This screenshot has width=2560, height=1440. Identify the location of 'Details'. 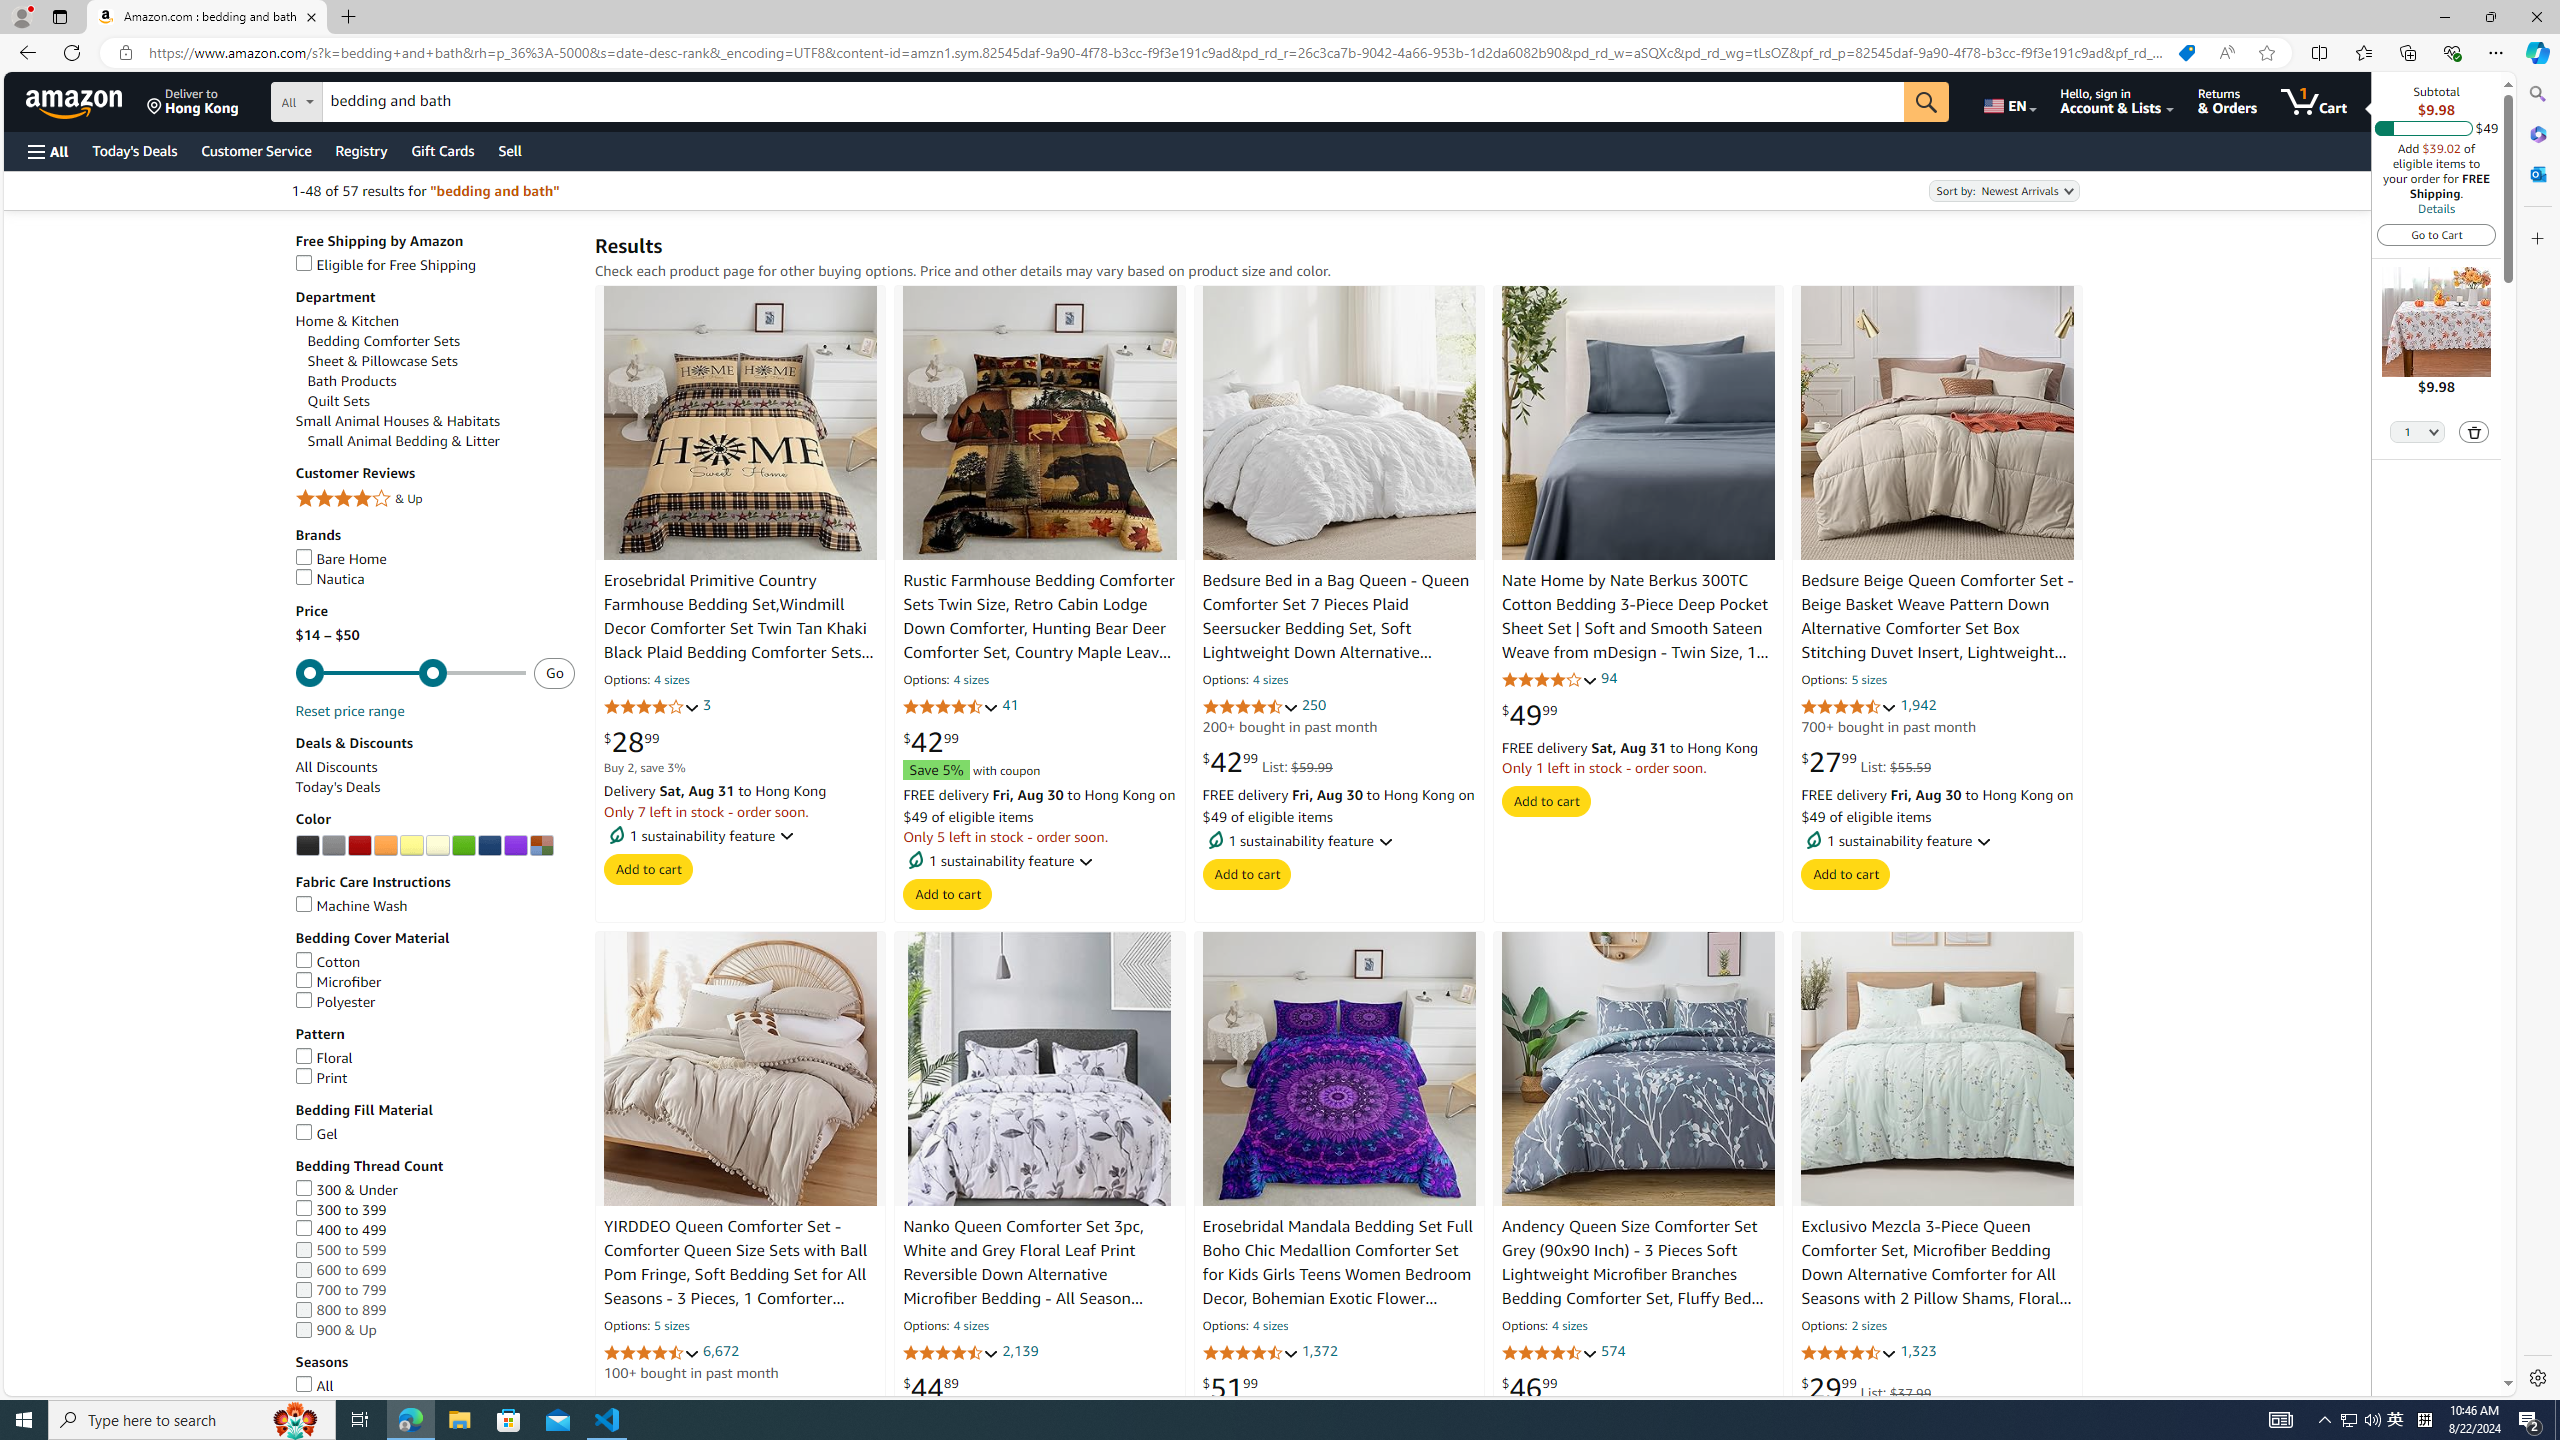
(2434, 207).